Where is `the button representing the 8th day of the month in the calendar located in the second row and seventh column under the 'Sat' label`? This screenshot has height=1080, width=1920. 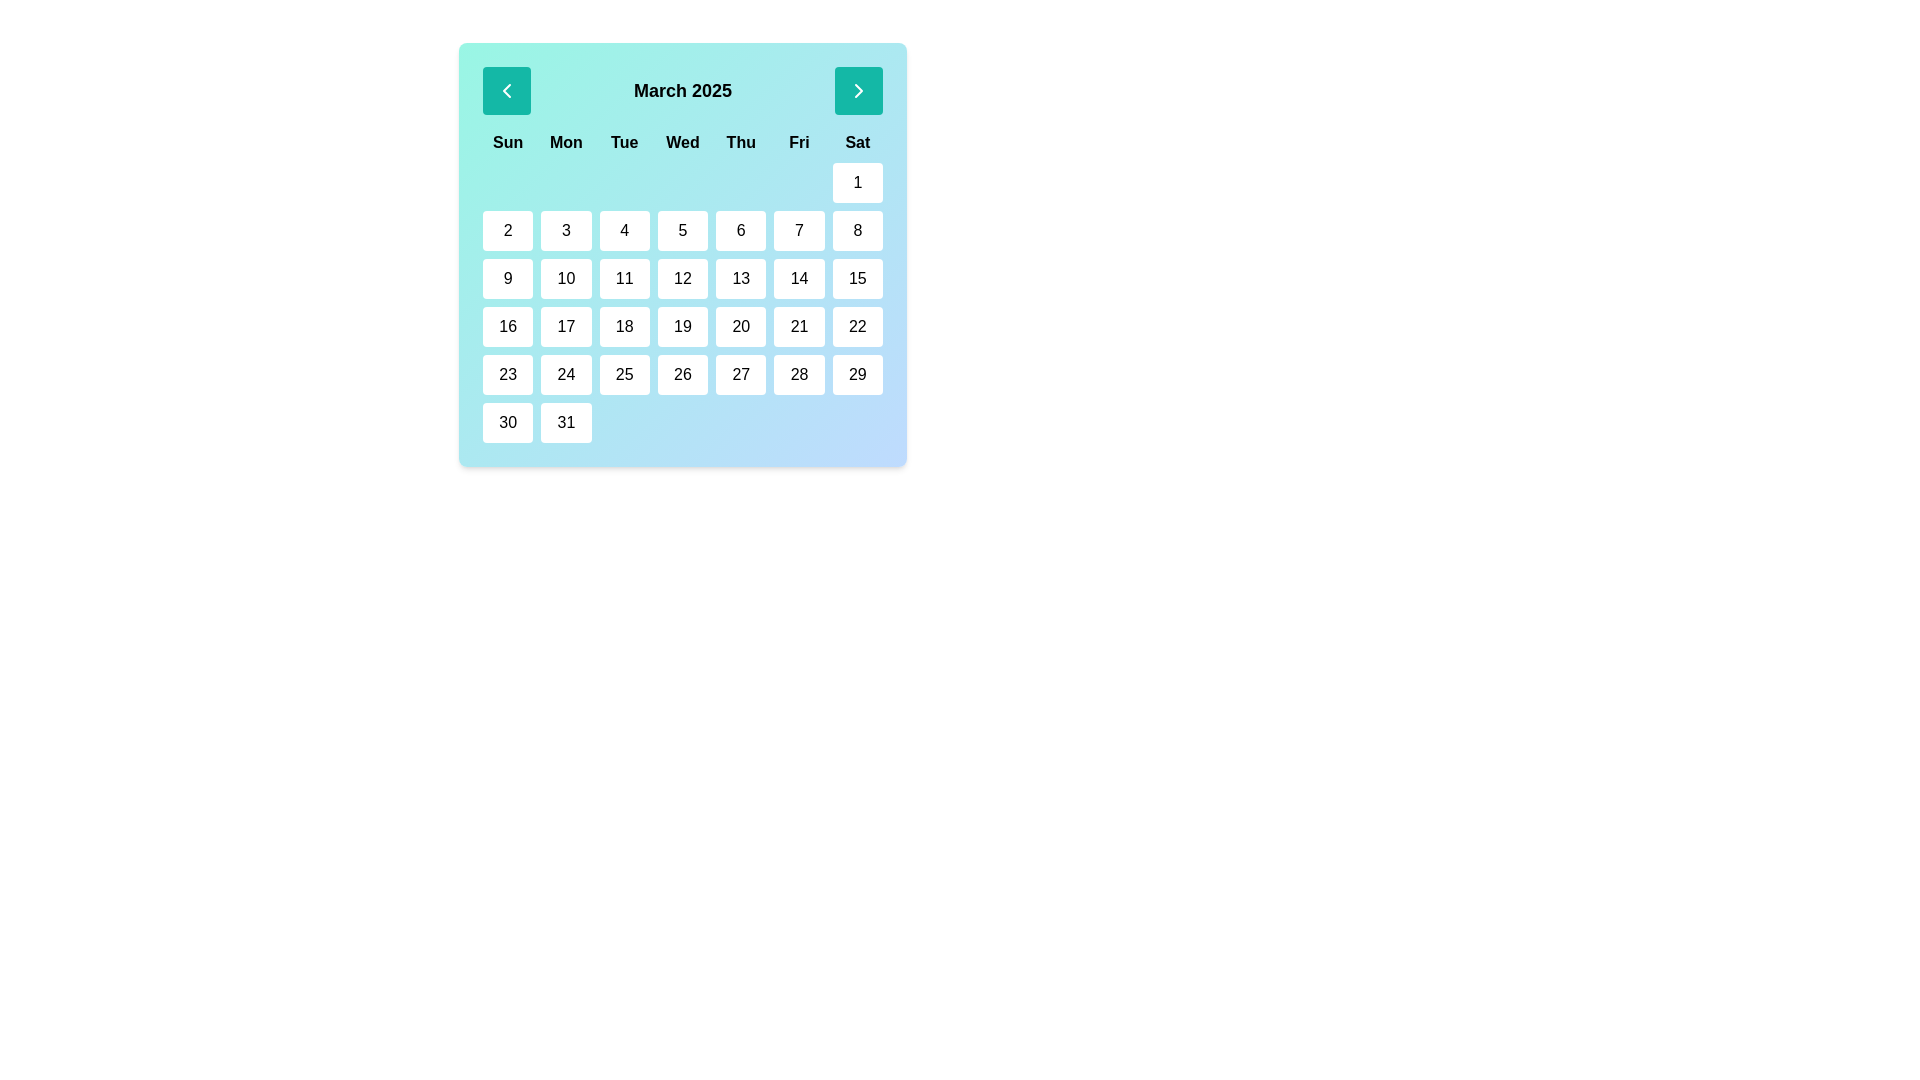 the button representing the 8th day of the month in the calendar located in the second row and seventh column under the 'Sat' label is located at coordinates (857, 230).